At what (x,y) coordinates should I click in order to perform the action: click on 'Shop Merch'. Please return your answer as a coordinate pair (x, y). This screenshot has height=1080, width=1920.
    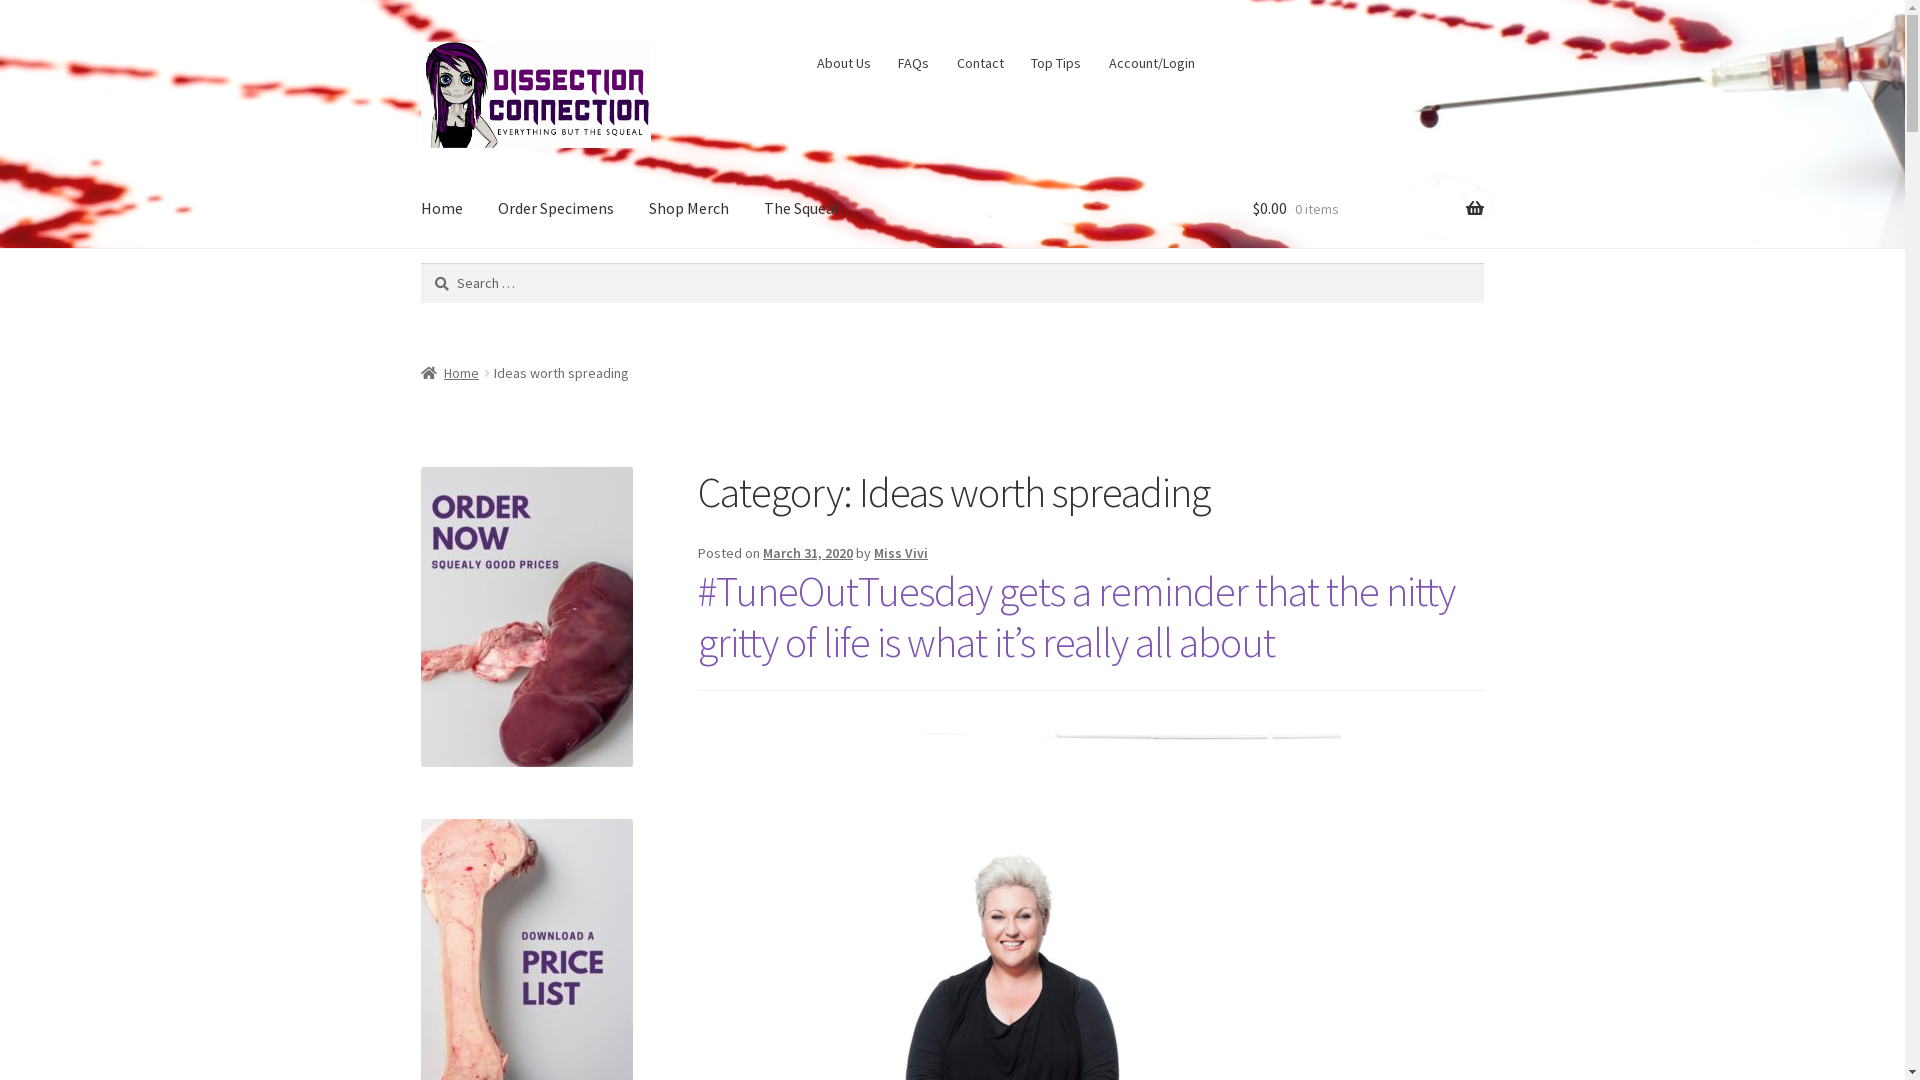
    Looking at the image, I should click on (689, 208).